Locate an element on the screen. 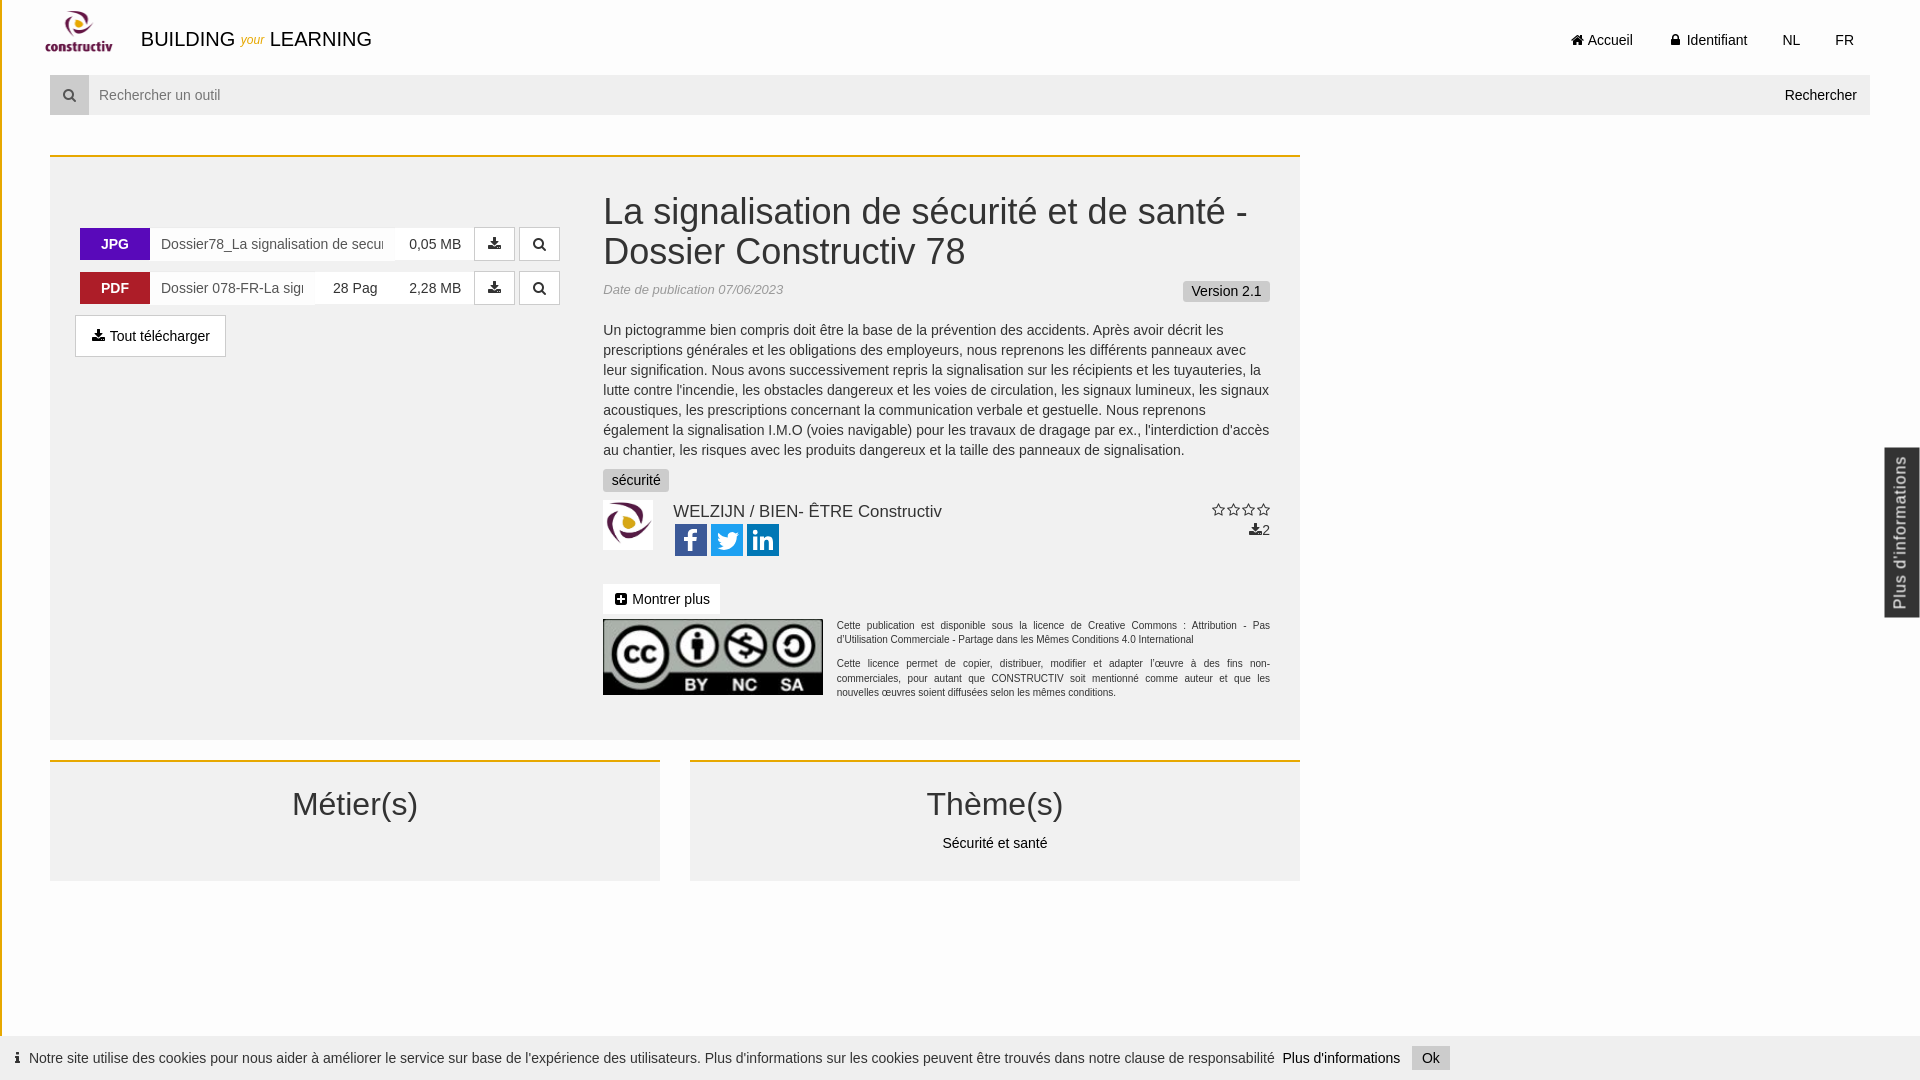 The image size is (1920, 1080). 'PDF' is located at coordinates (80, 288).